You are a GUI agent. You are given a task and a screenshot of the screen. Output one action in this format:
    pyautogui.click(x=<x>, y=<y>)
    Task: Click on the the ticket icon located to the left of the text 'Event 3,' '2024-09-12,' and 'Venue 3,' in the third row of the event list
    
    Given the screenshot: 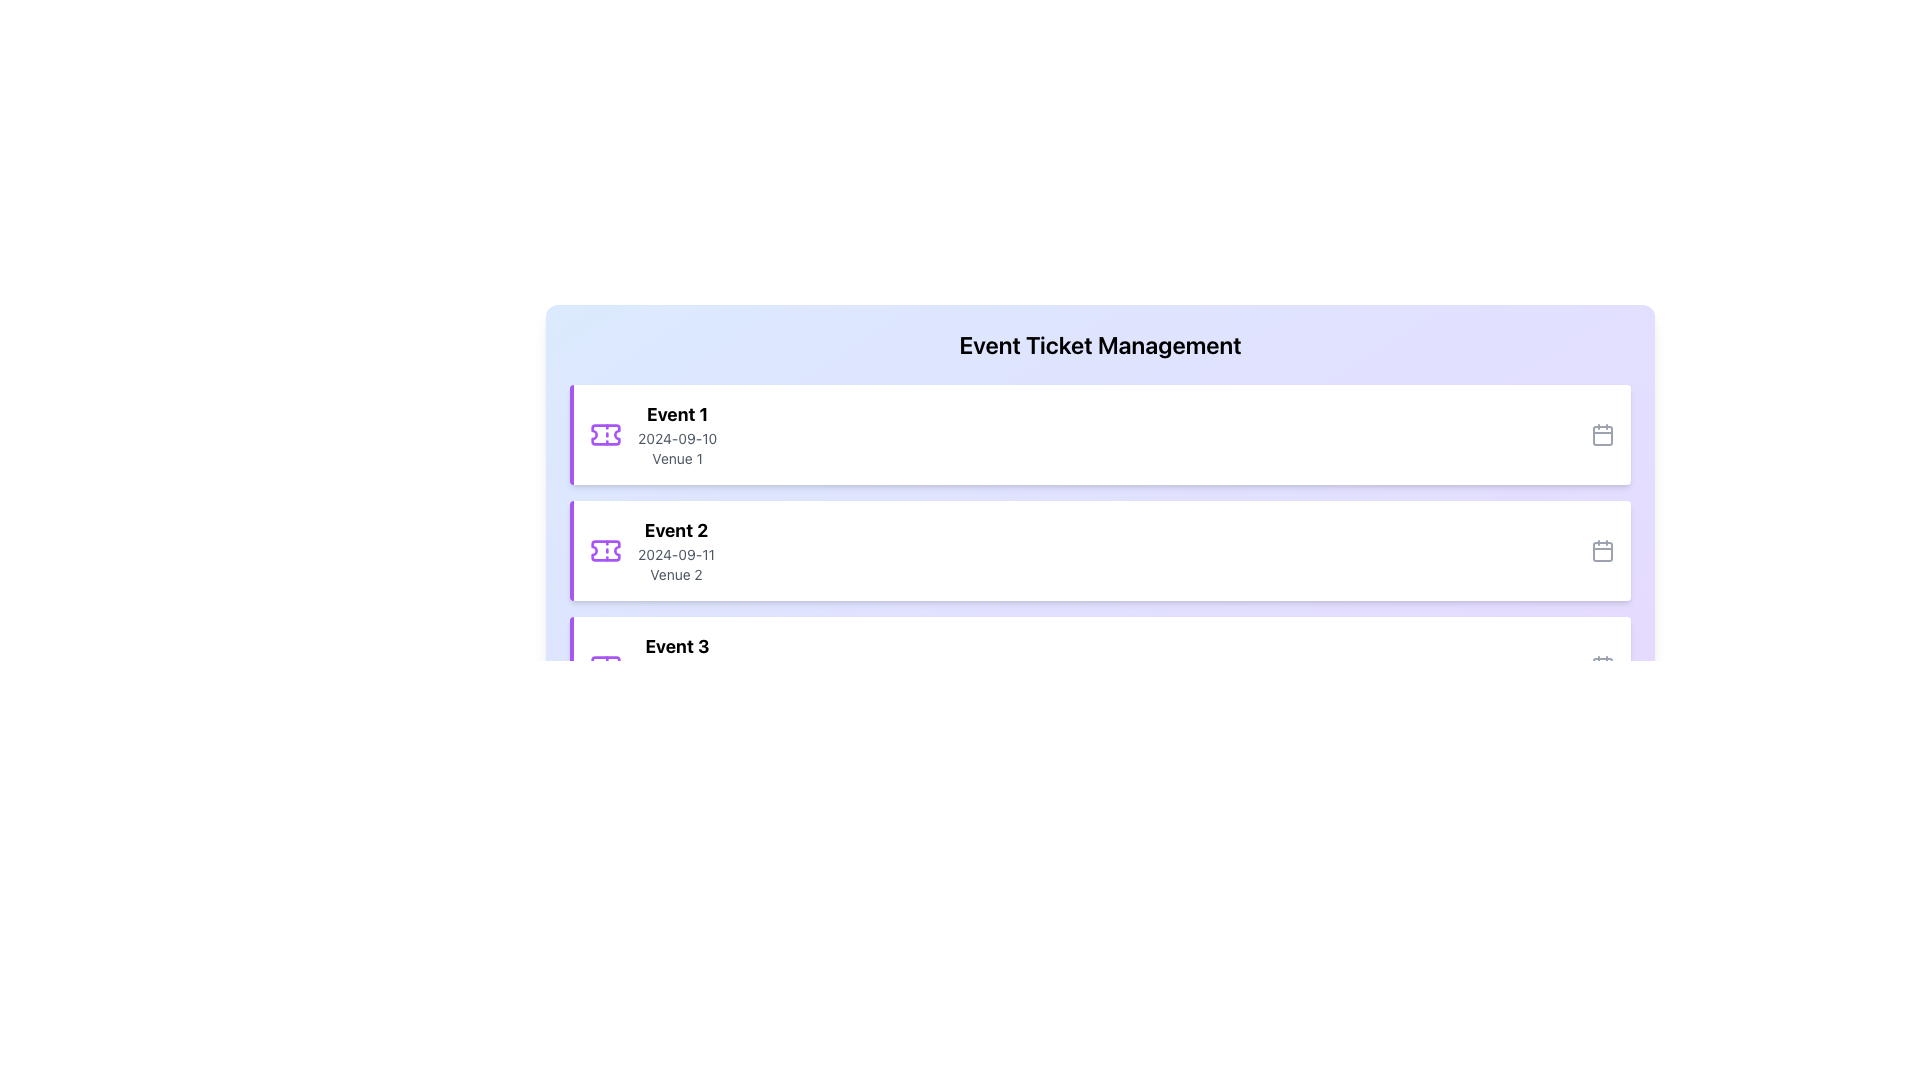 What is the action you would take?
    pyautogui.click(x=604, y=667)
    